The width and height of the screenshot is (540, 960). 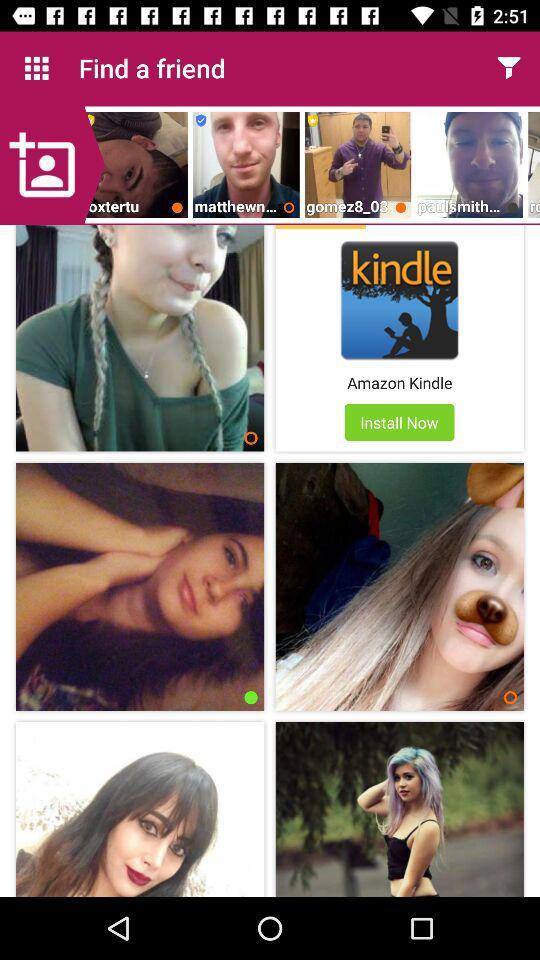 I want to click on sponsored app, so click(x=320, y=227).